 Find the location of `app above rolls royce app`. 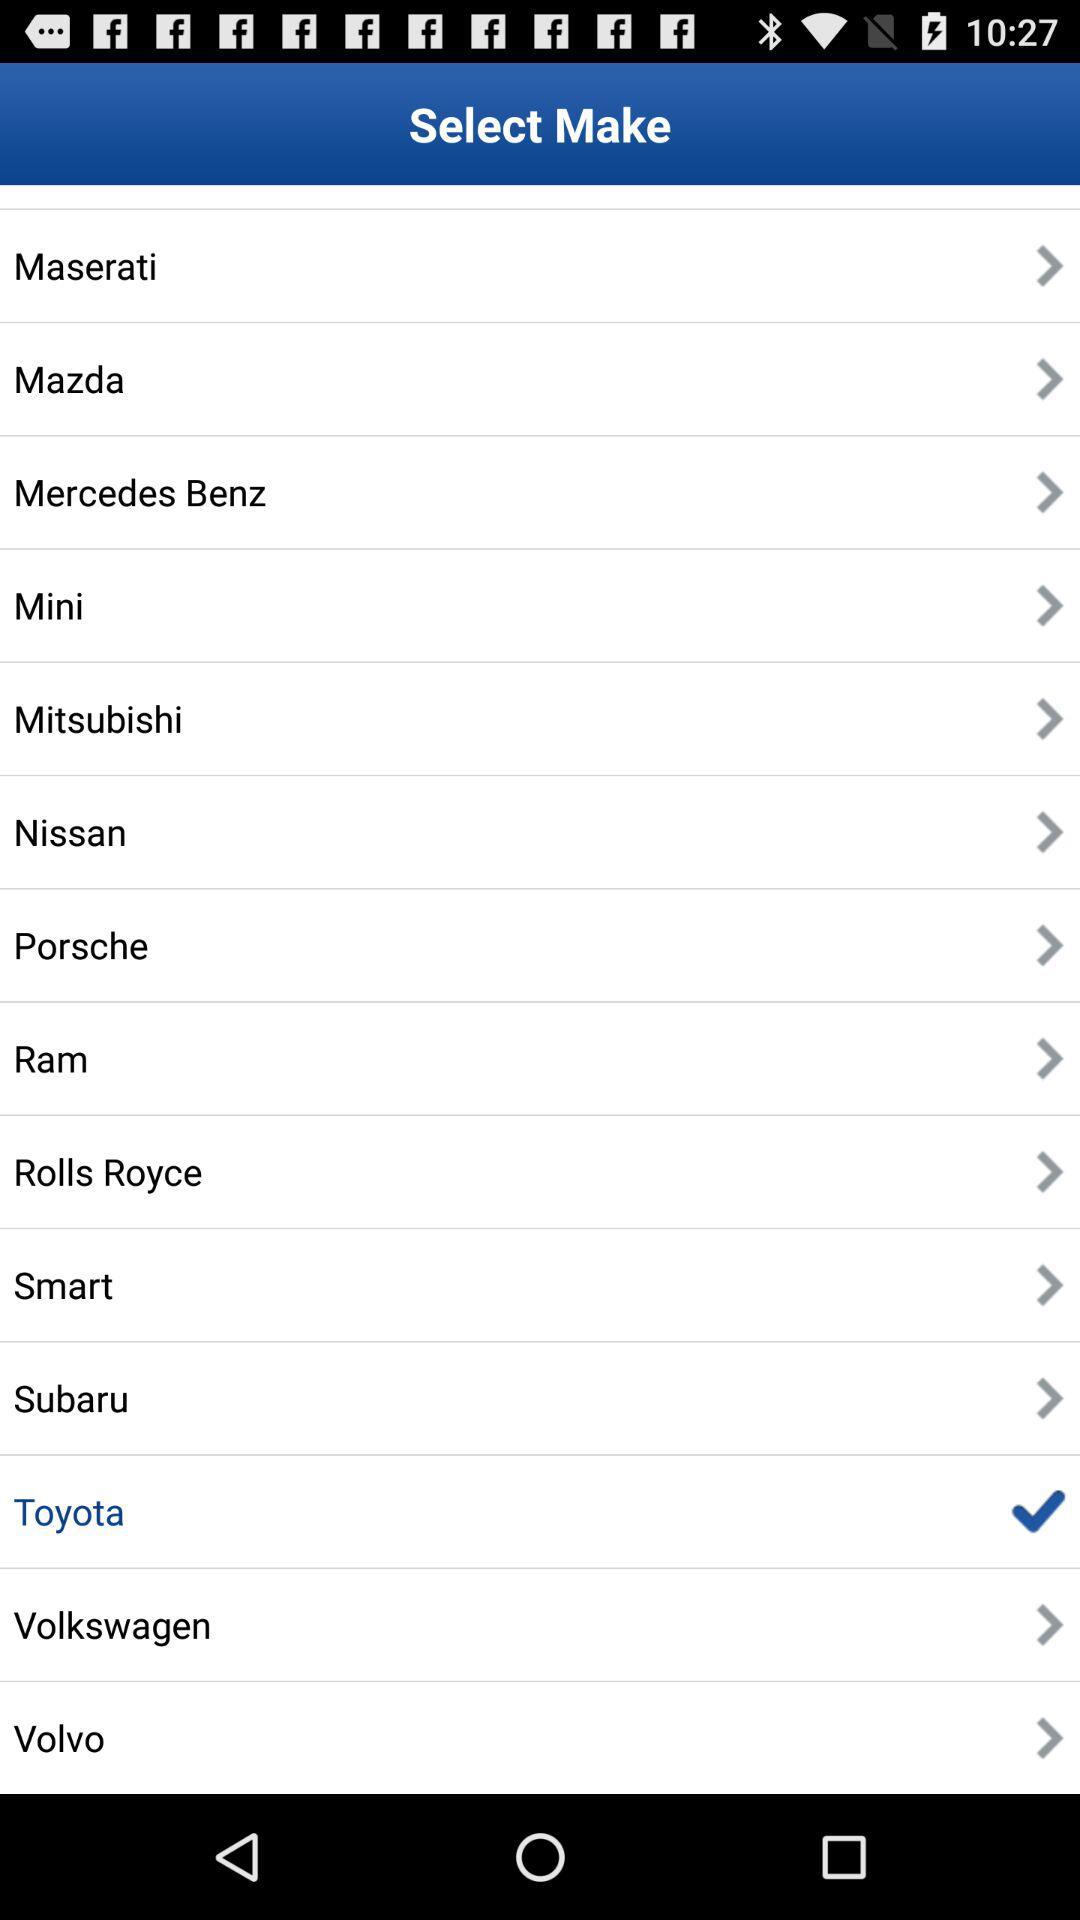

app above rolls royce app is located at coordinates (49, 1057).